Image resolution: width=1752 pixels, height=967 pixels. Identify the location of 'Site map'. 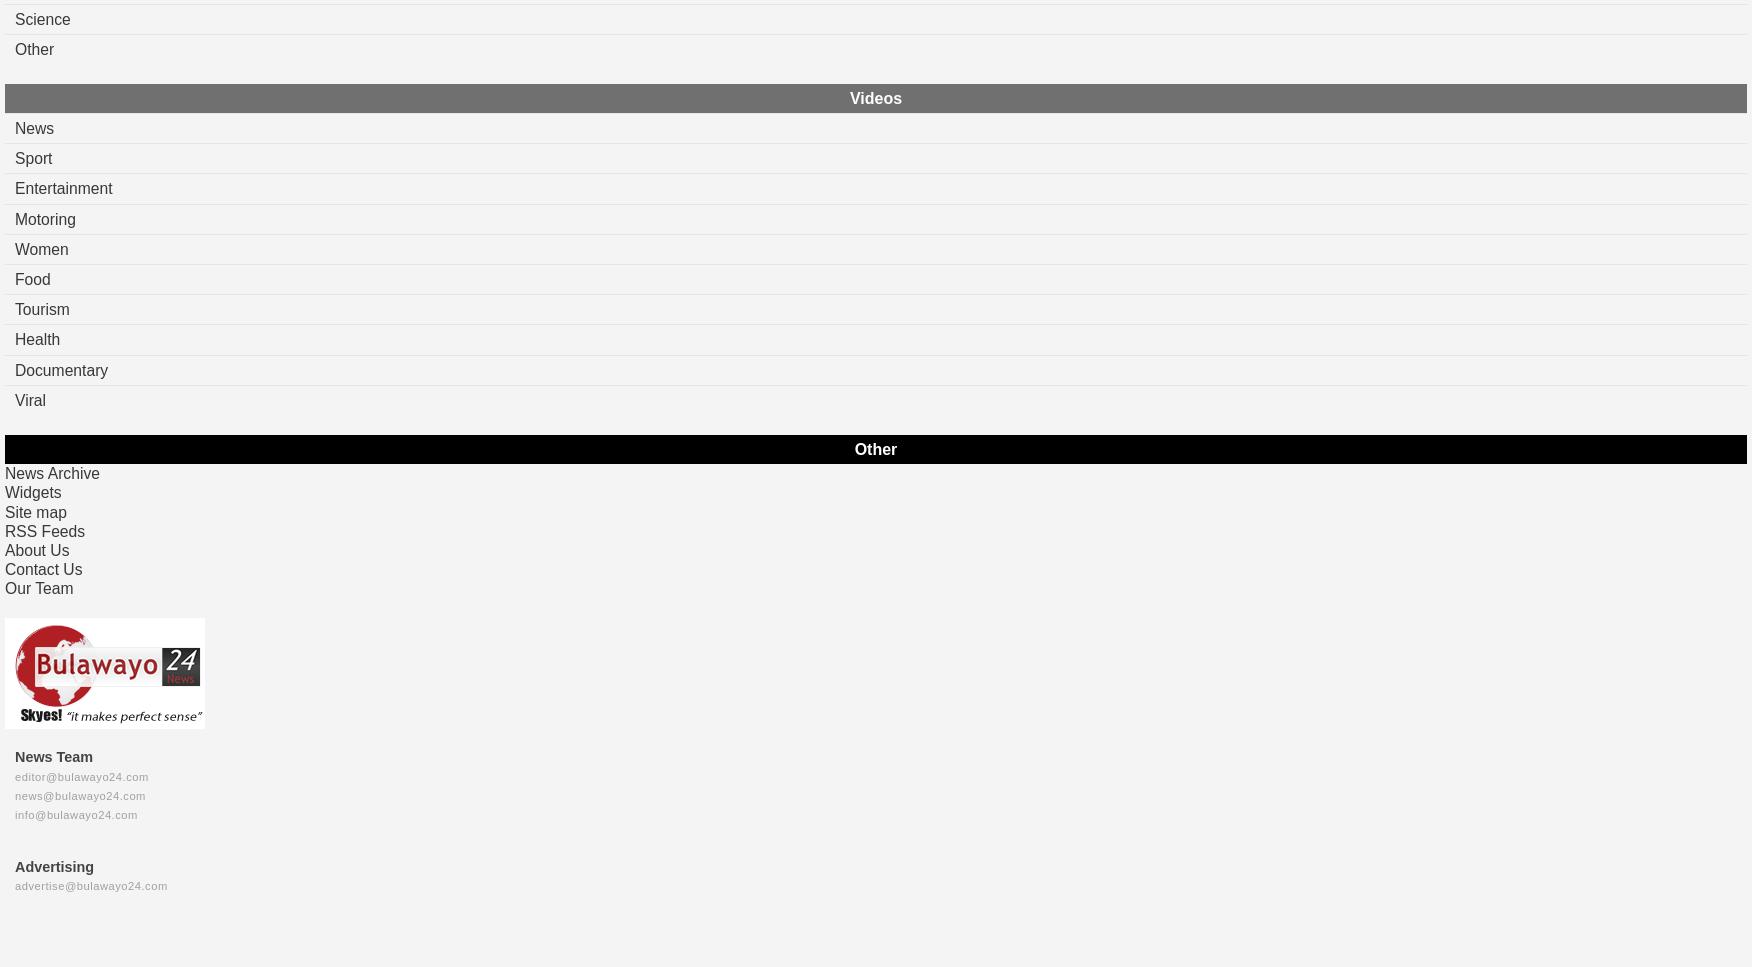
(35, 510).